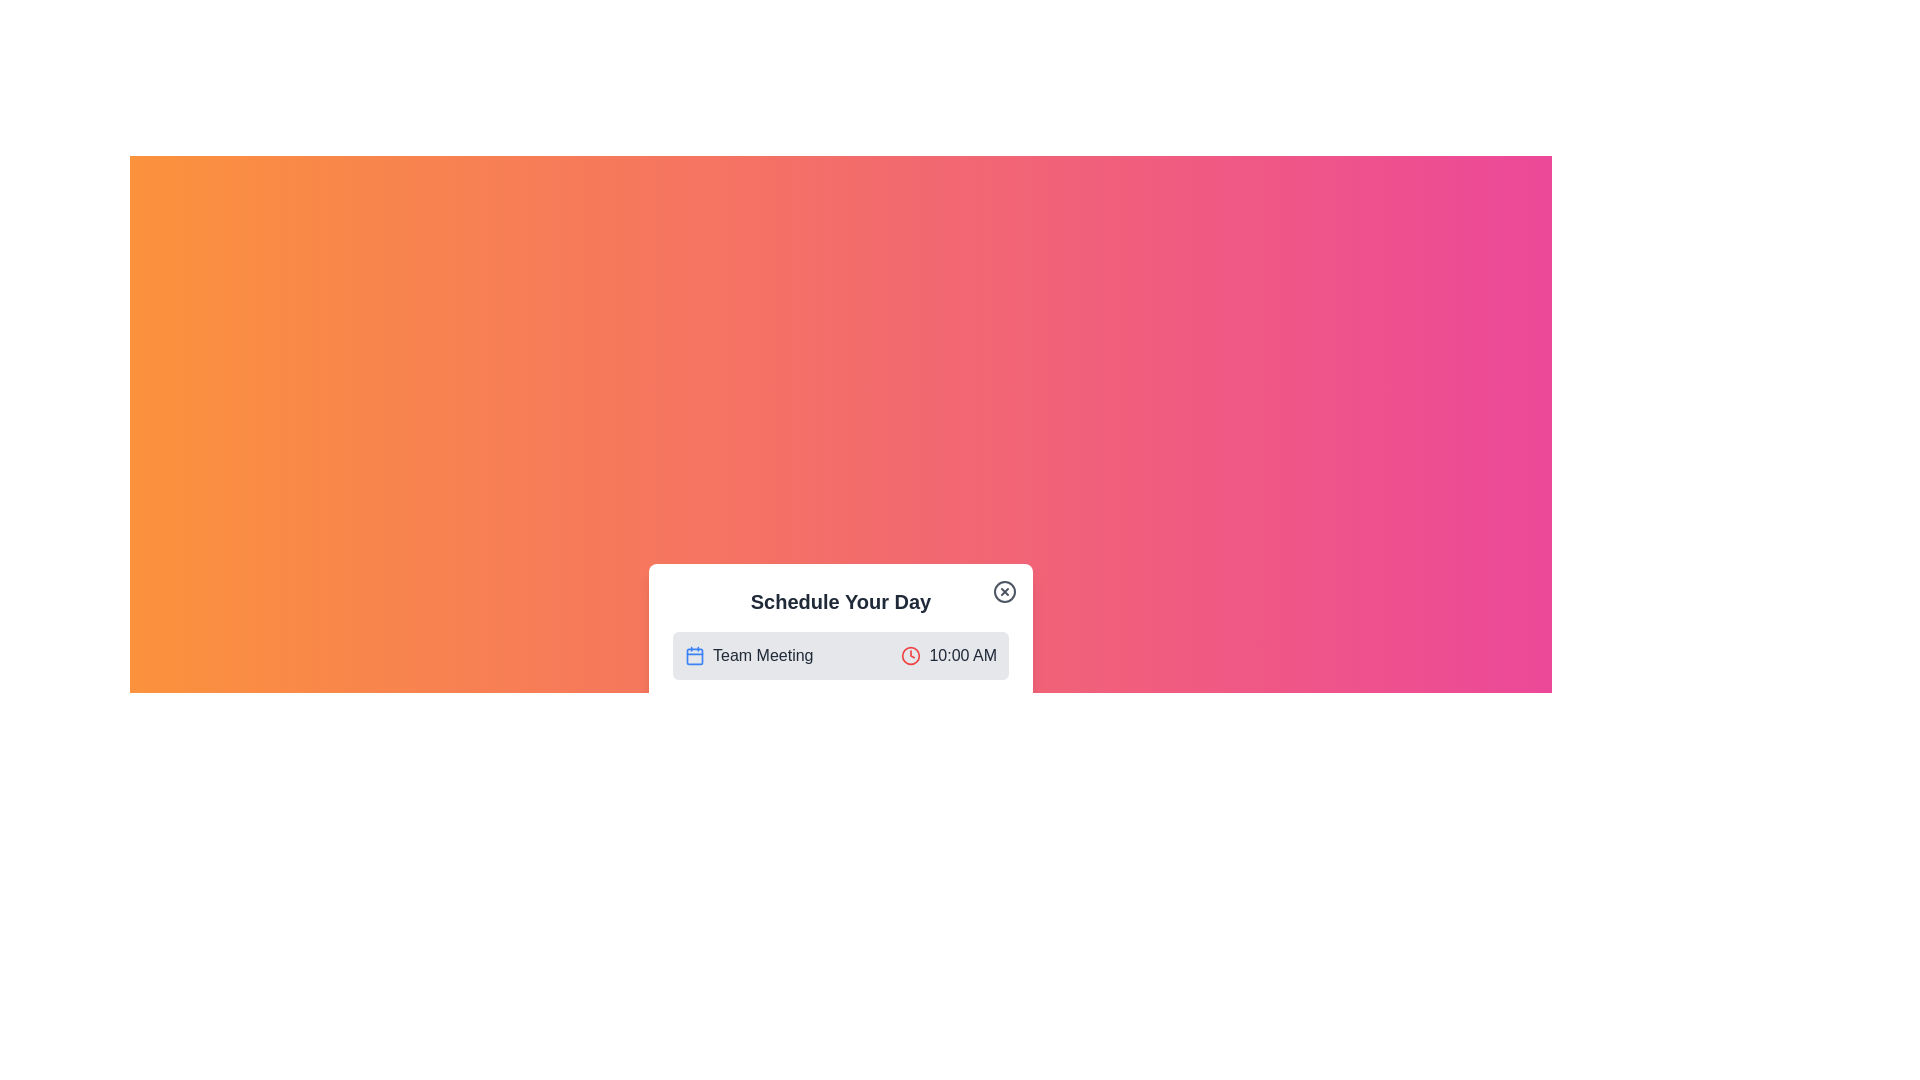  What do you see at coordinates (948, 655) in the screenshot?
I see `the 'scheduled time' text with icon located in the second section of the 'Schedule Your Day' area, positioned right next to the 'Team Meeting' label` at bounding box center [948, 655].